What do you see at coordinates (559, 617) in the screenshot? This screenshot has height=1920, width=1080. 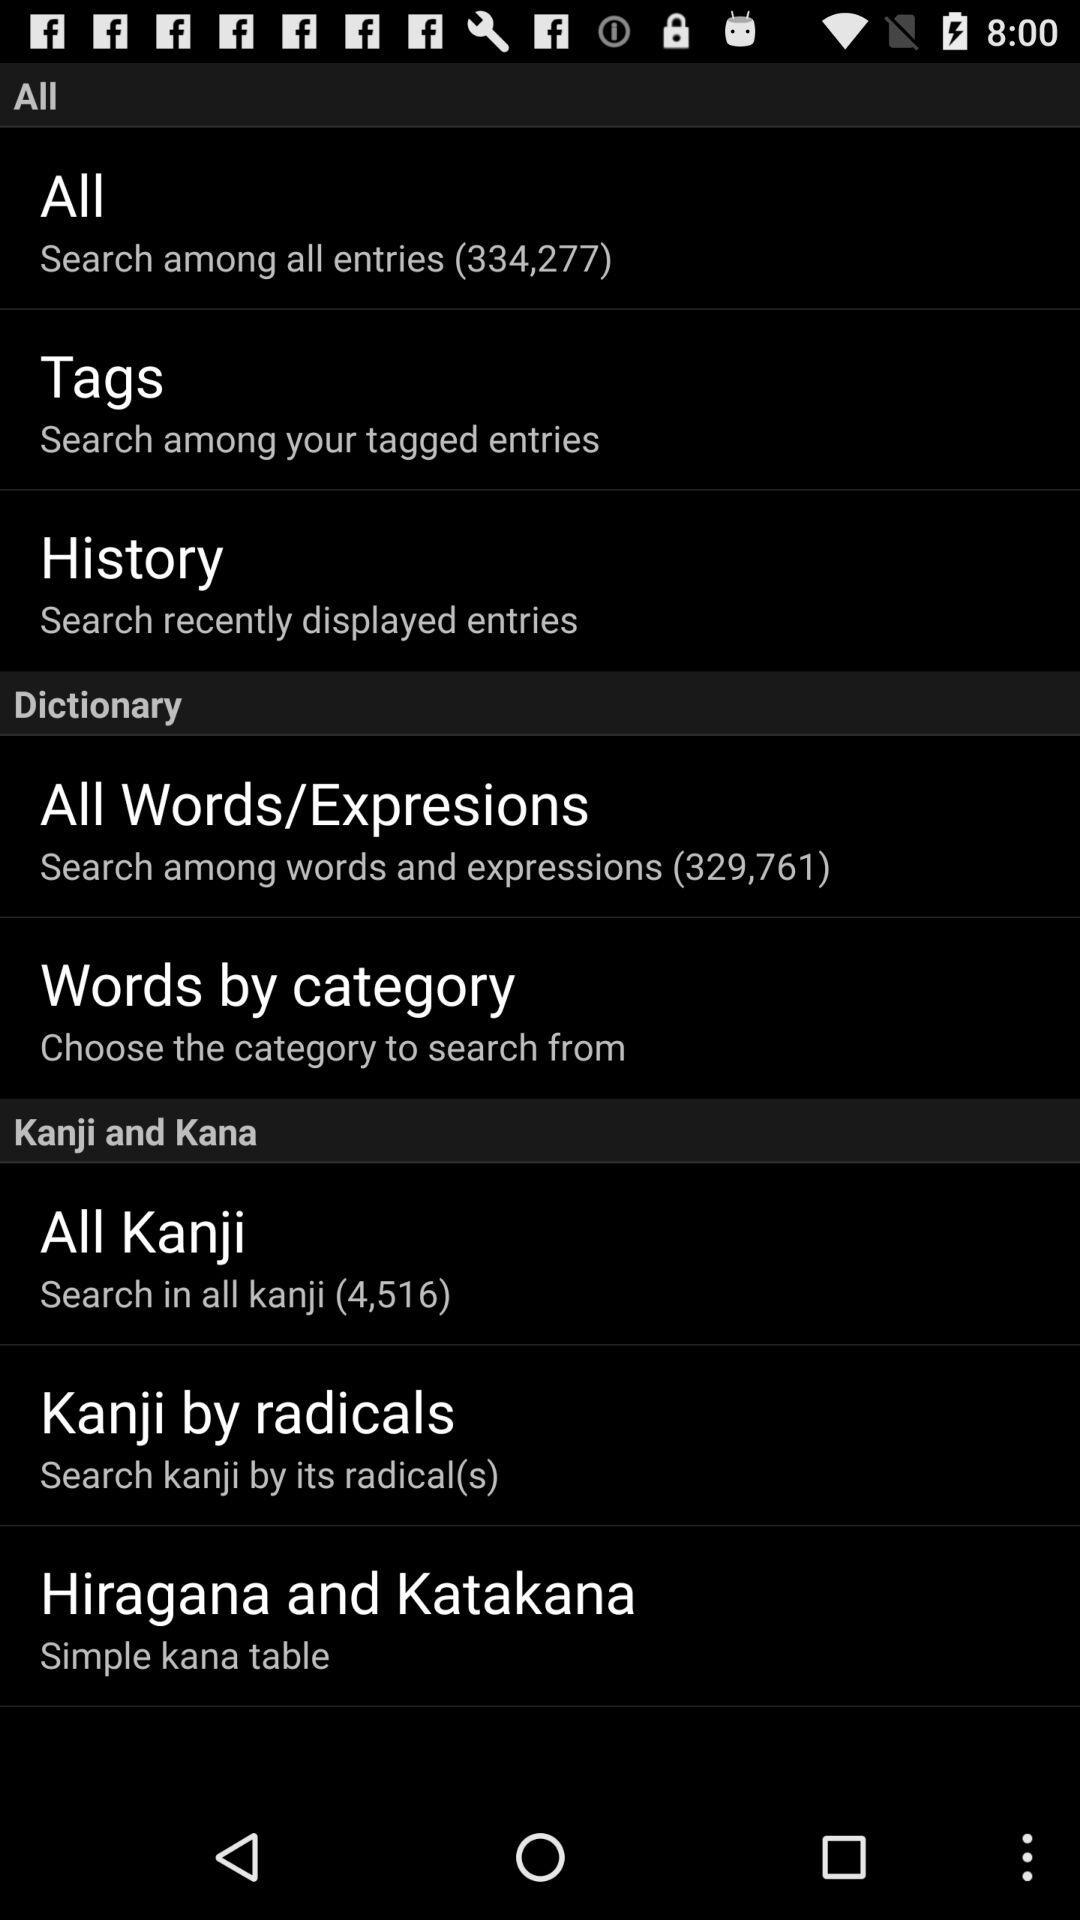 I see `app below history icon` at bounding box center [559, 617].